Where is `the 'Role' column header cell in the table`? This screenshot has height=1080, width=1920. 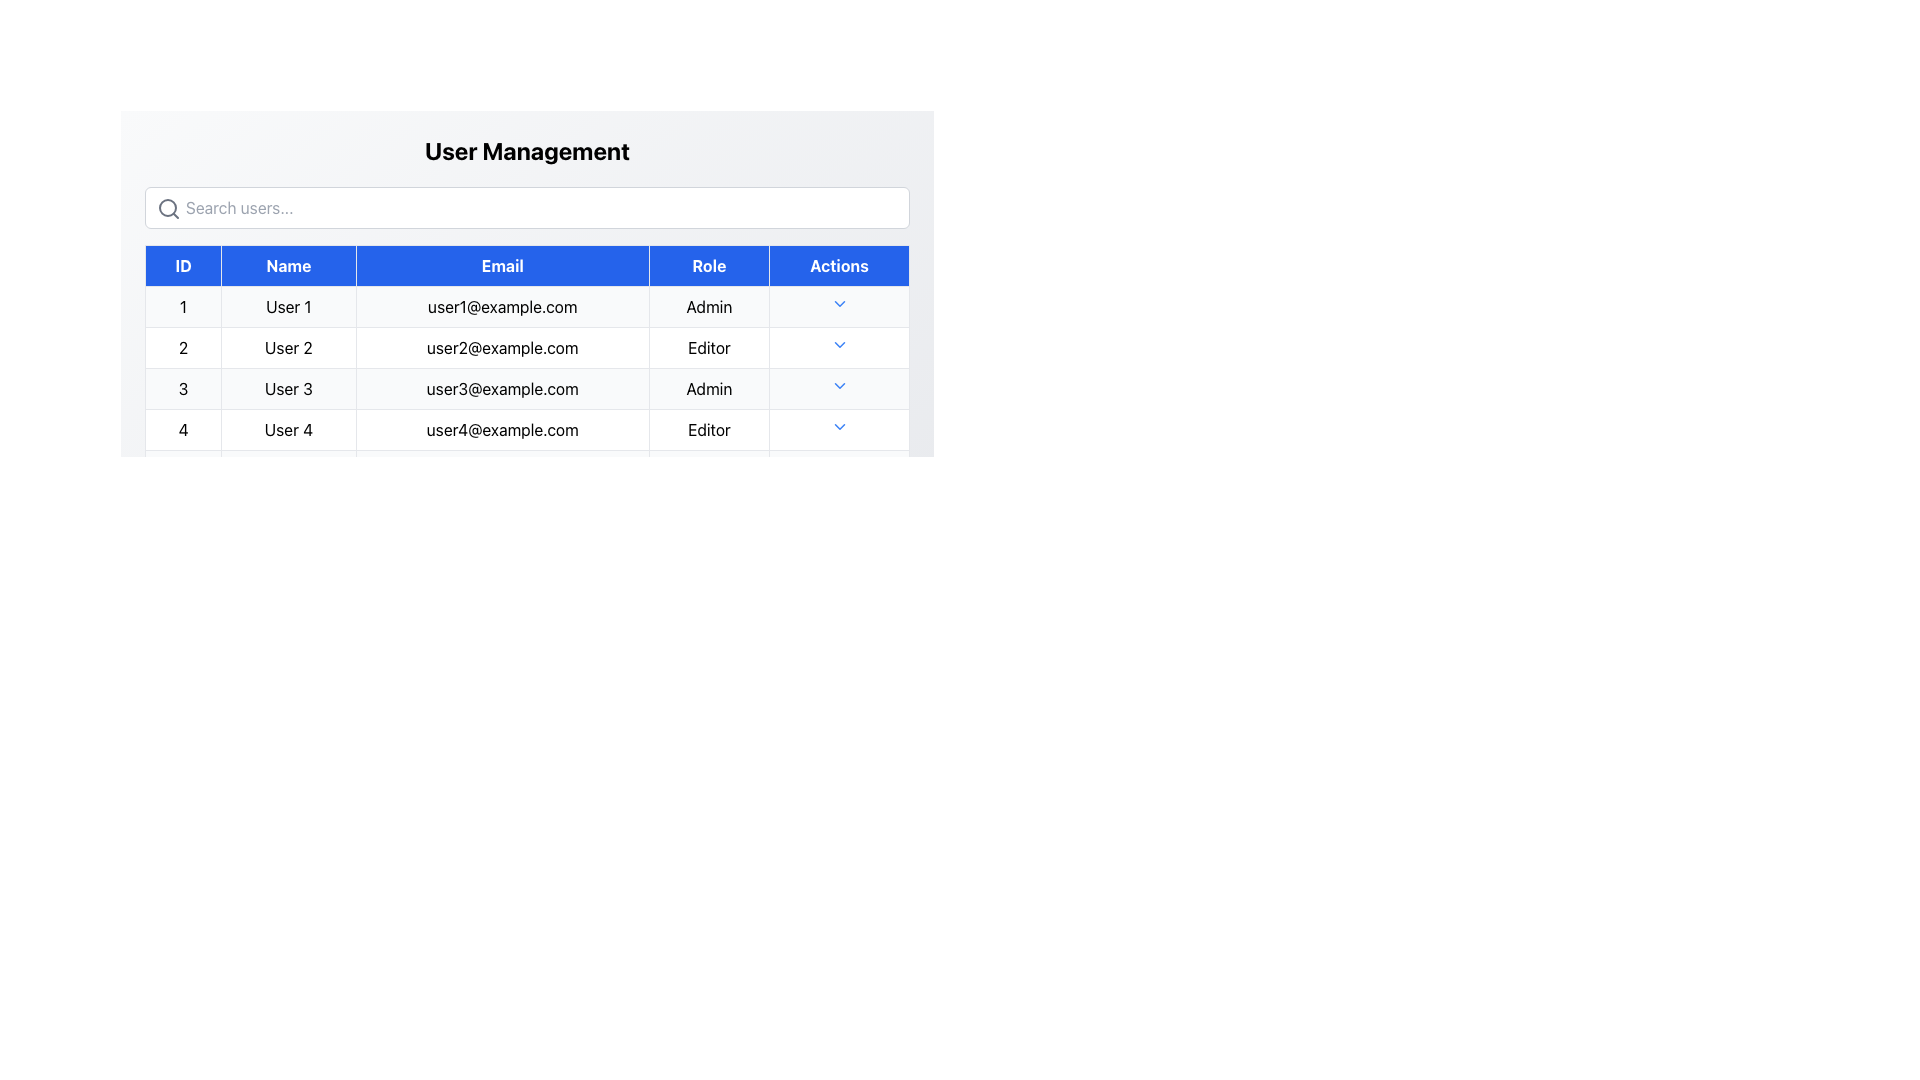
the 'Role' column header cell in the table is located at coordinates (709, 265).